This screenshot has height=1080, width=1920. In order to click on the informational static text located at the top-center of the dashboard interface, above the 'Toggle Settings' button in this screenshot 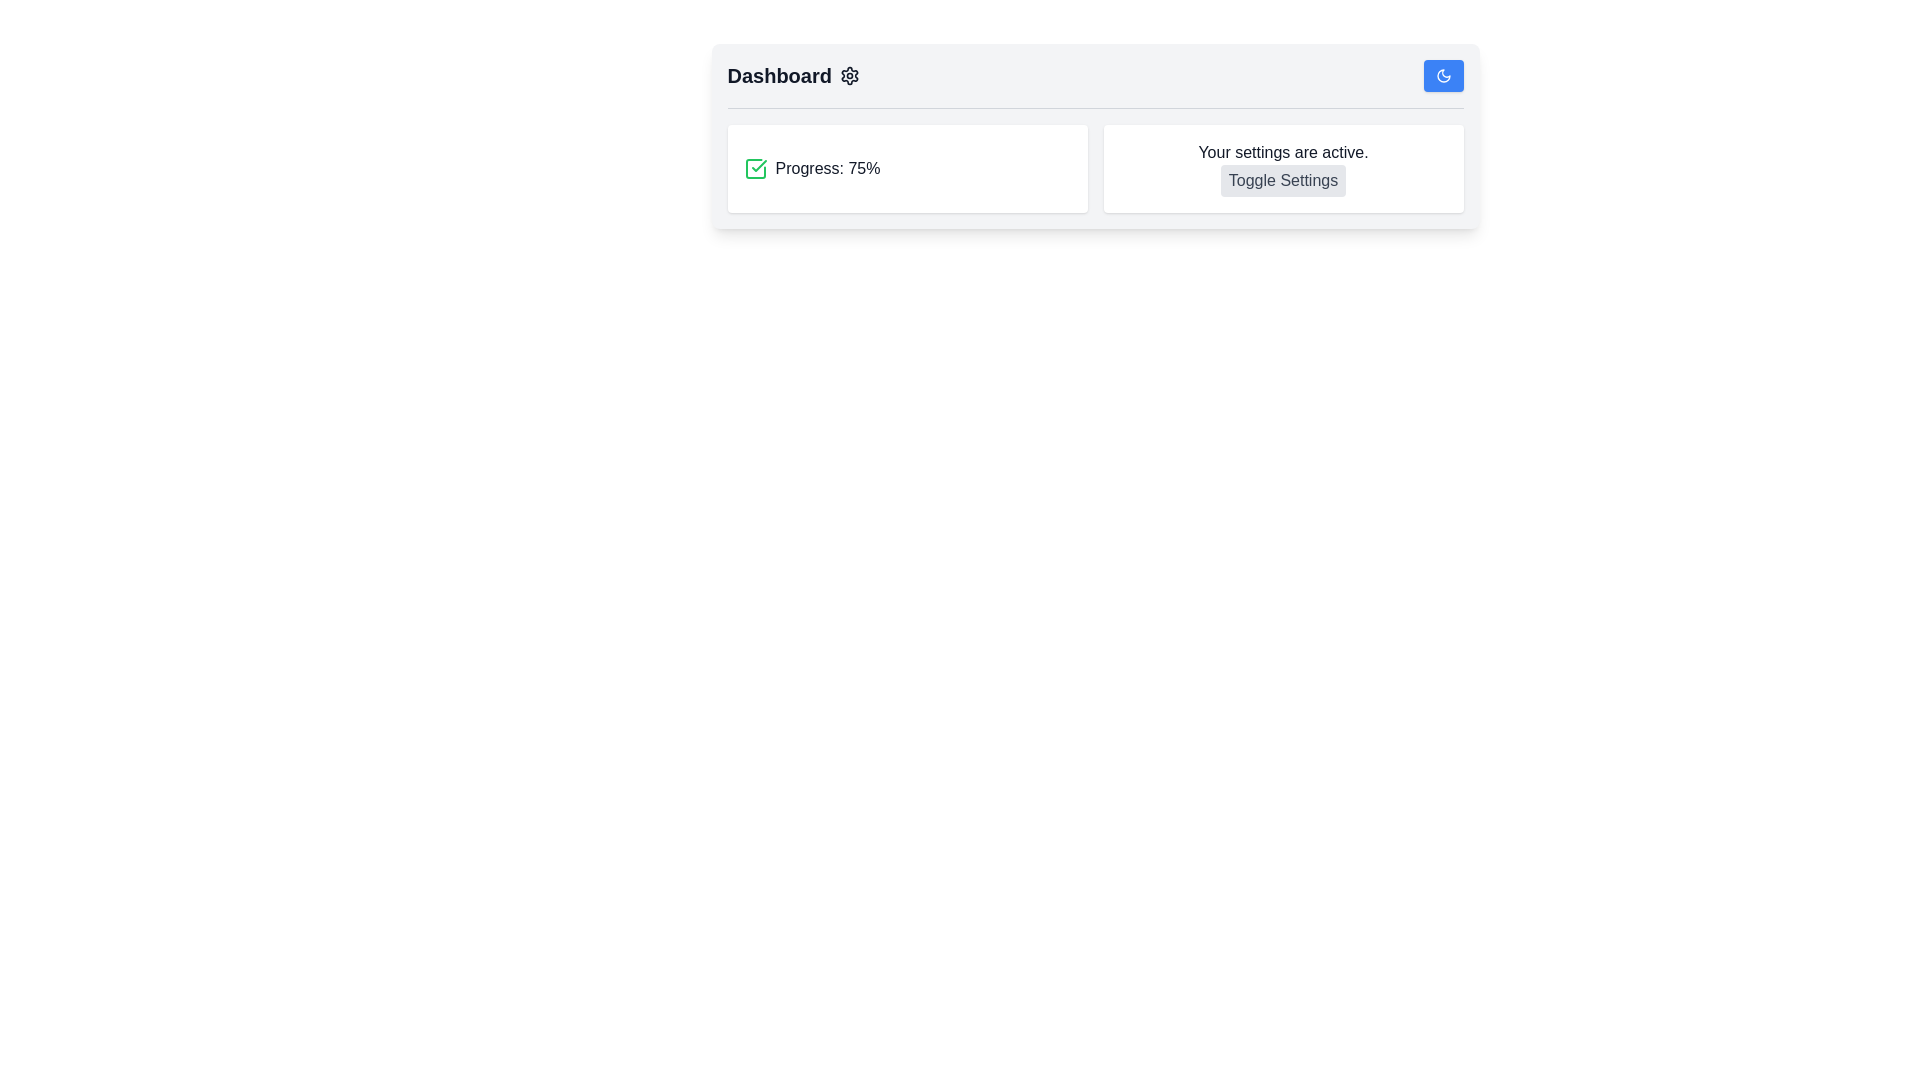, I will do `click(1283, 152)`.